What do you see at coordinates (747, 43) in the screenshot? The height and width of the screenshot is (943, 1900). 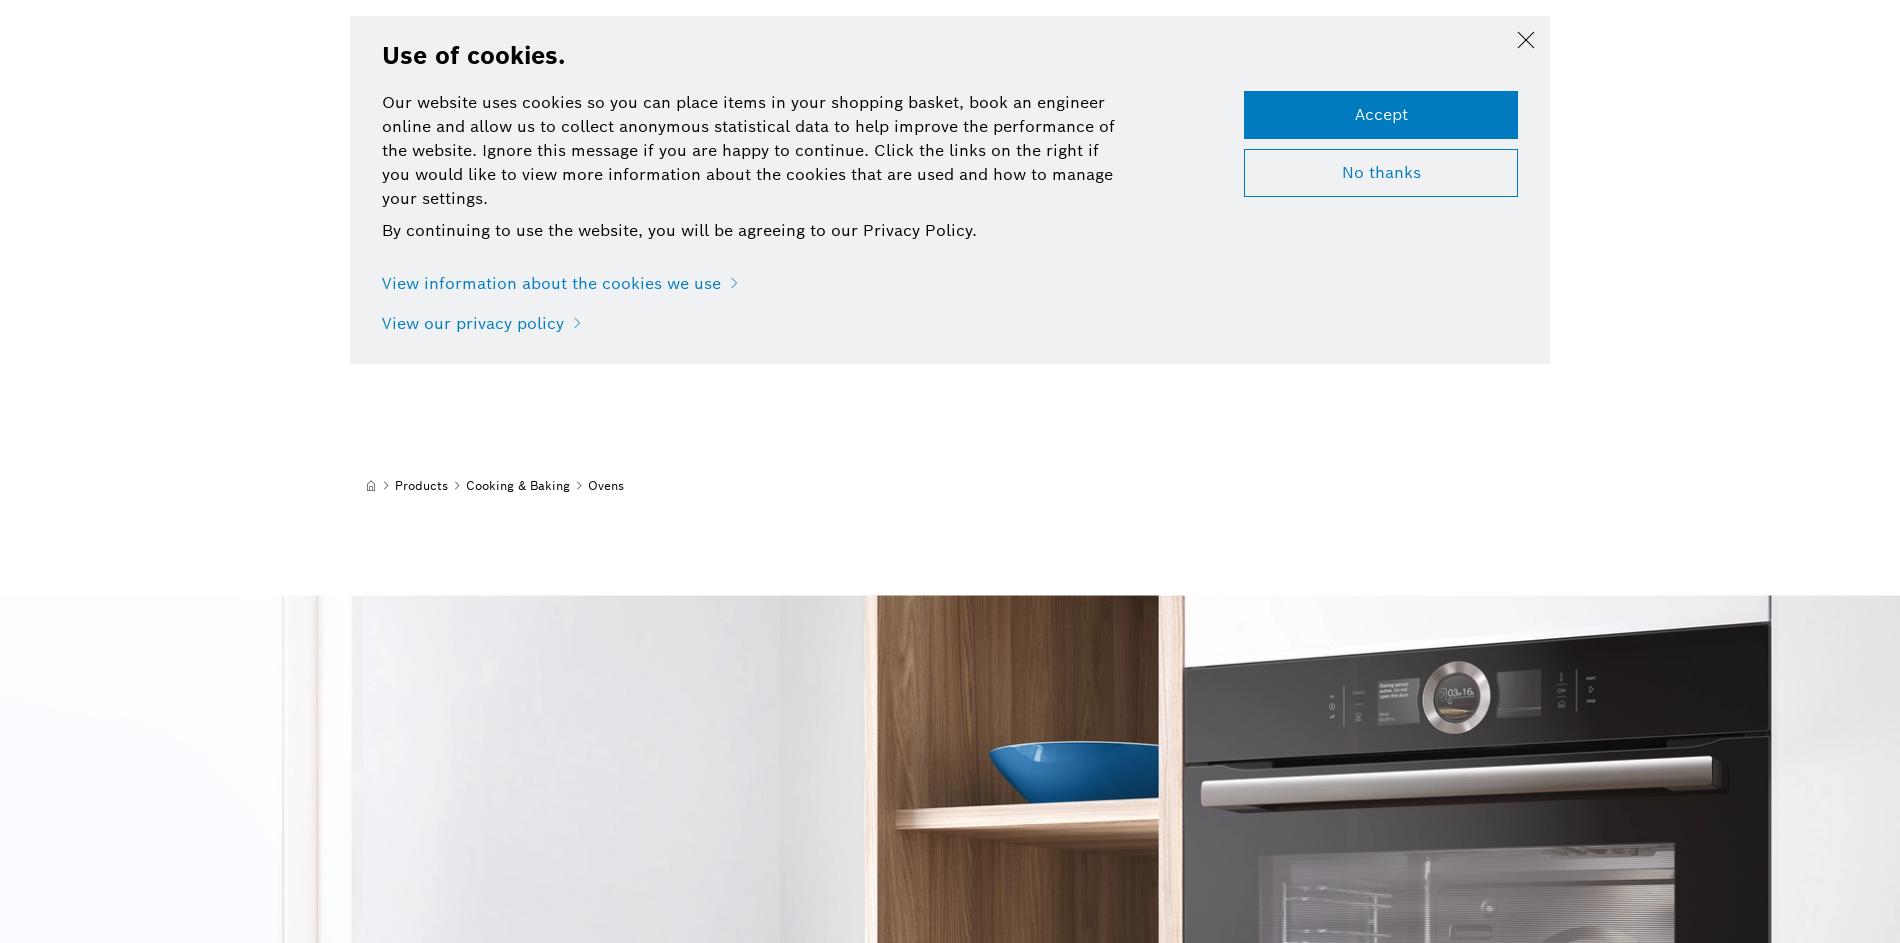 I see `'Service'` at bounding box center [747, 43].